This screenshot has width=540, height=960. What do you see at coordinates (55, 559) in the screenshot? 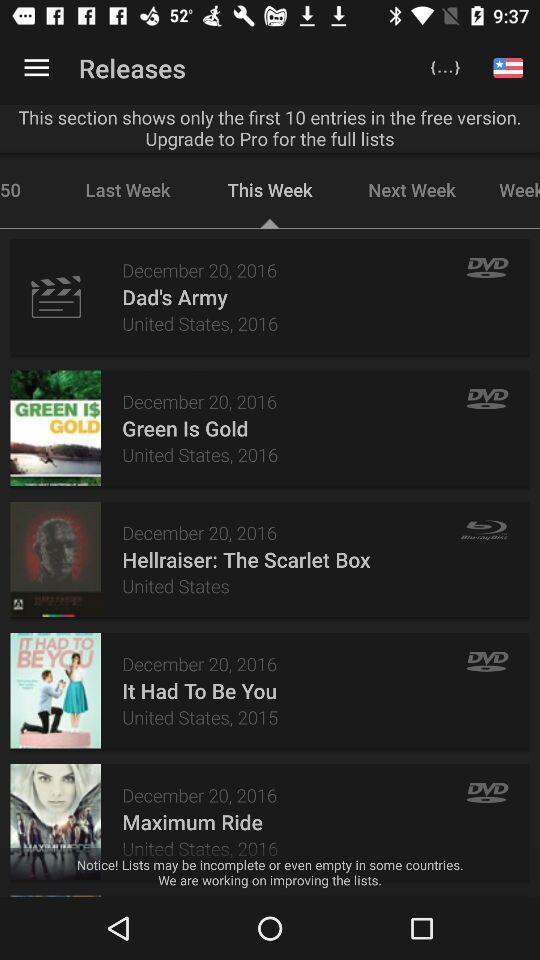
I see `third image from top` at bounding box center [55, 559].